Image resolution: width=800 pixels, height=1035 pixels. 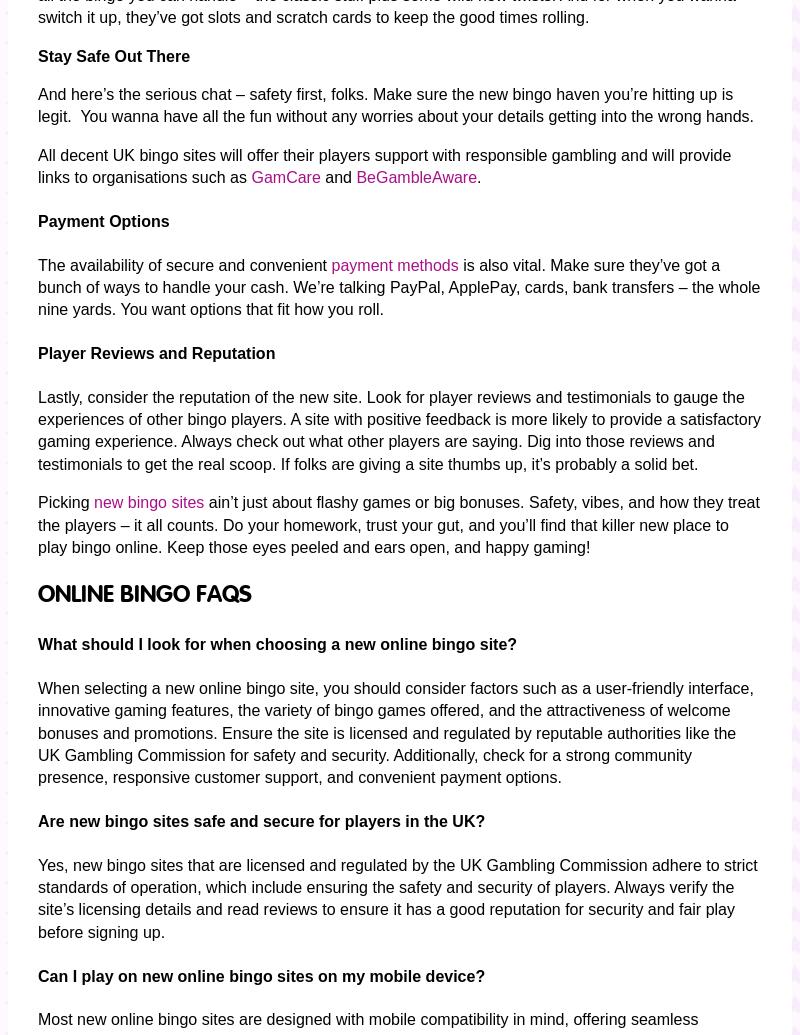 I want to click on 'Stay Safe Out There', so click(x=112, y=55).